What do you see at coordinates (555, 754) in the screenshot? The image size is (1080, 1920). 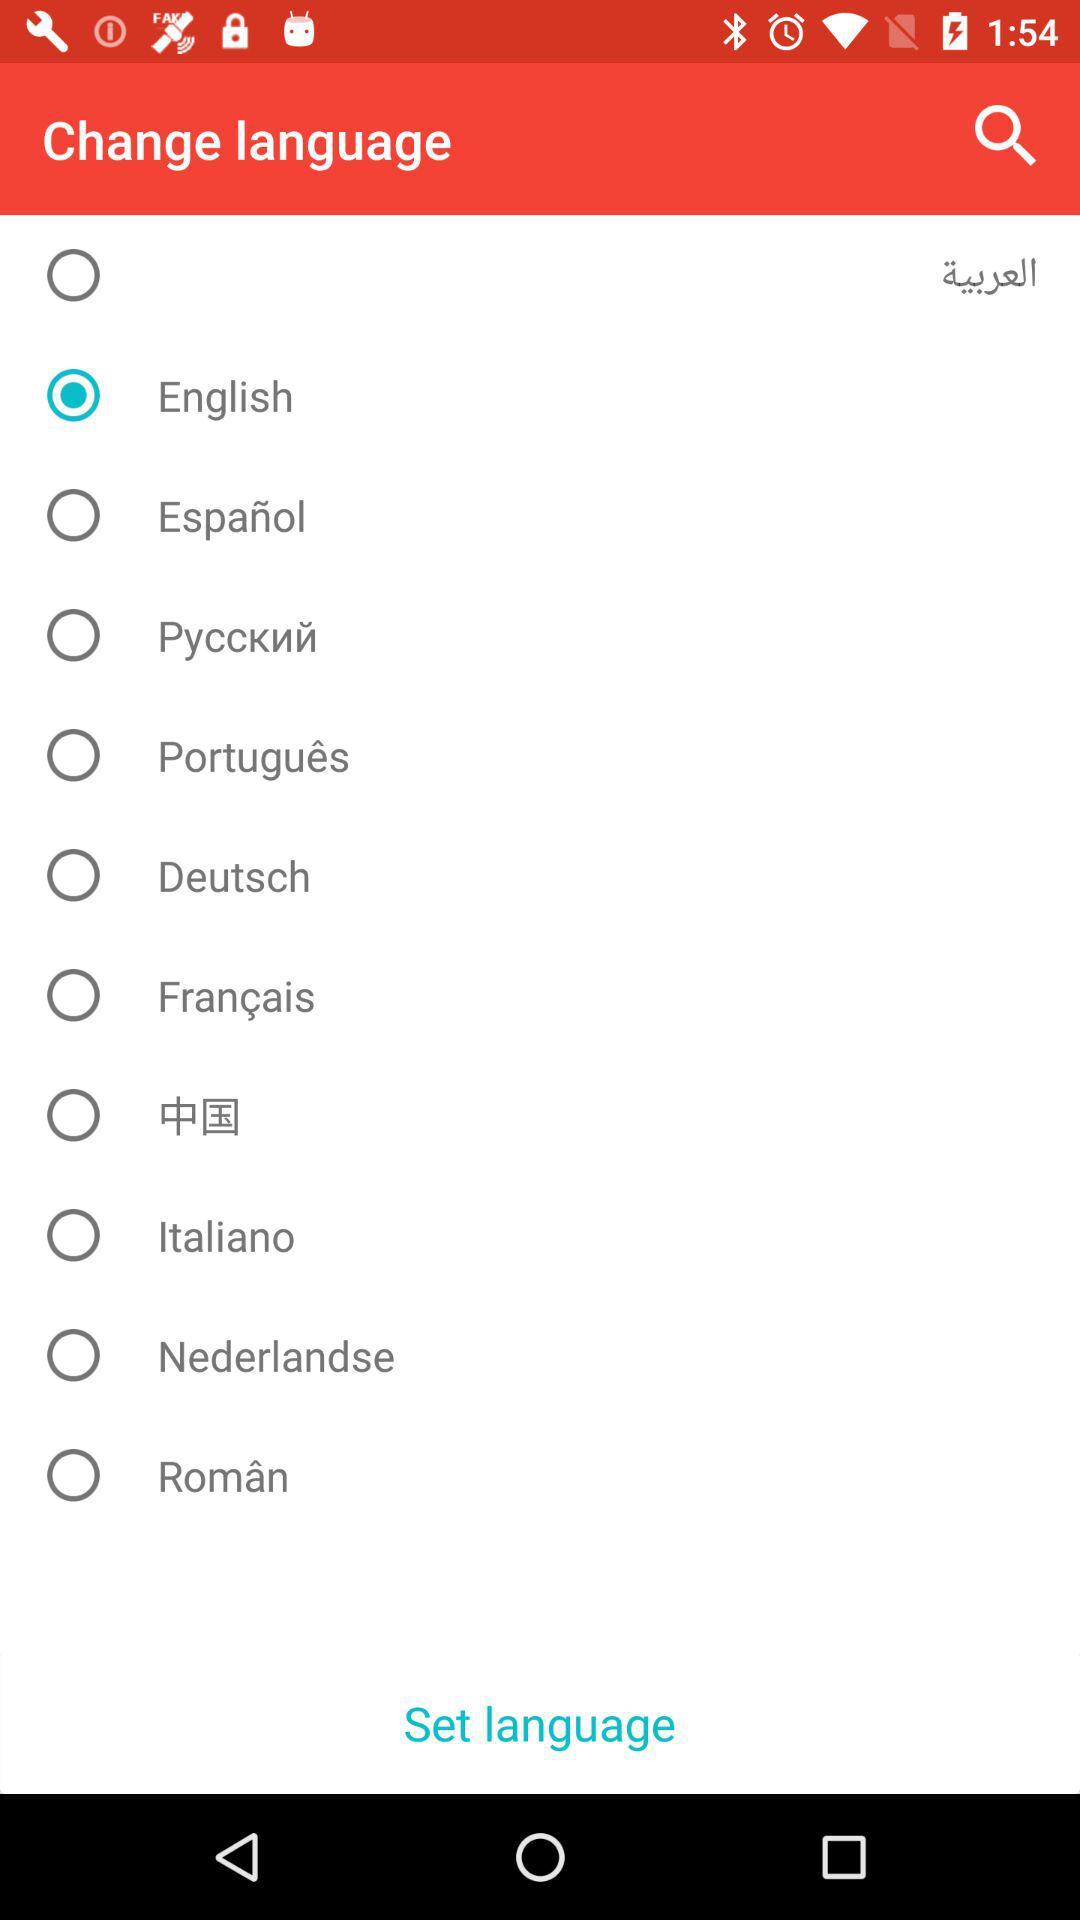 I see `the item above the deutsch icon` at bounding box center [555, 754].